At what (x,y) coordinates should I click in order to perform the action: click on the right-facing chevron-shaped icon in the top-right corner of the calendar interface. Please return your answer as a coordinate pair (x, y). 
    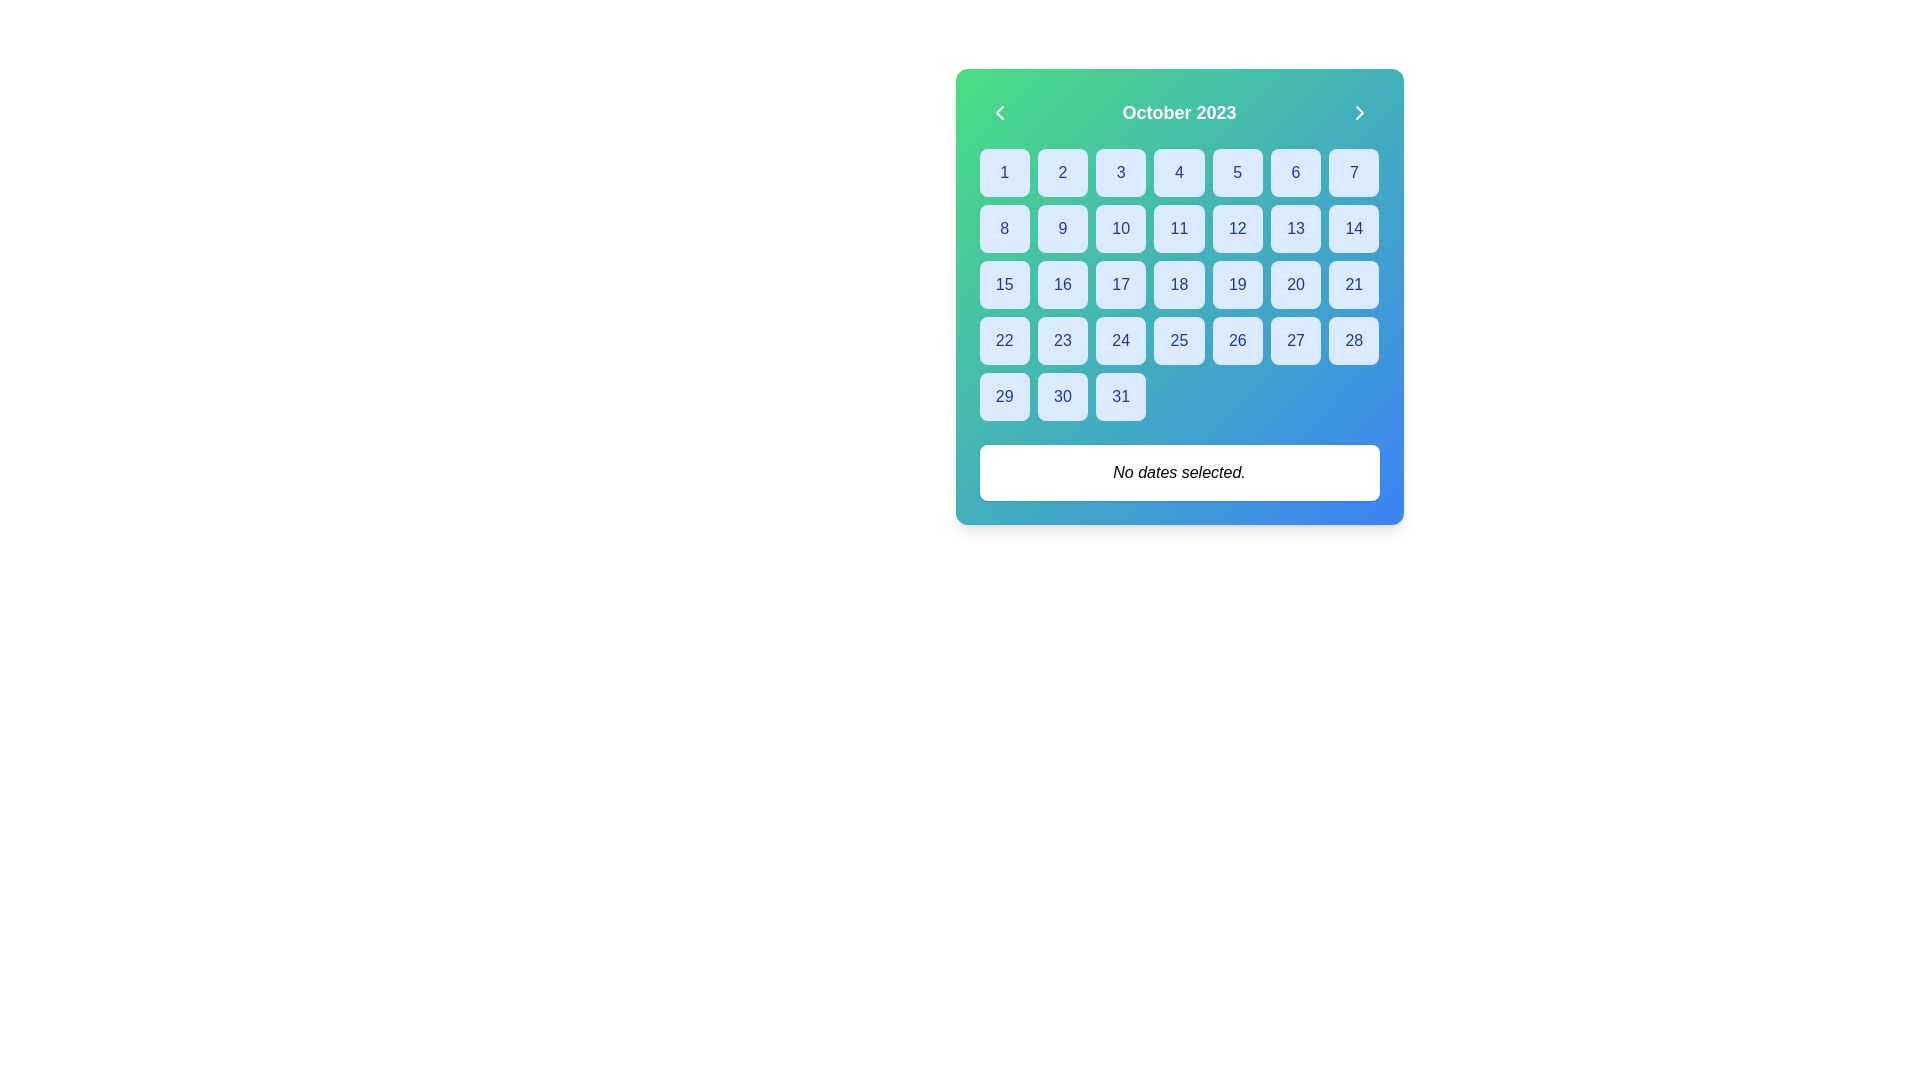
    Looking at the image, I should click on (1359, 112).